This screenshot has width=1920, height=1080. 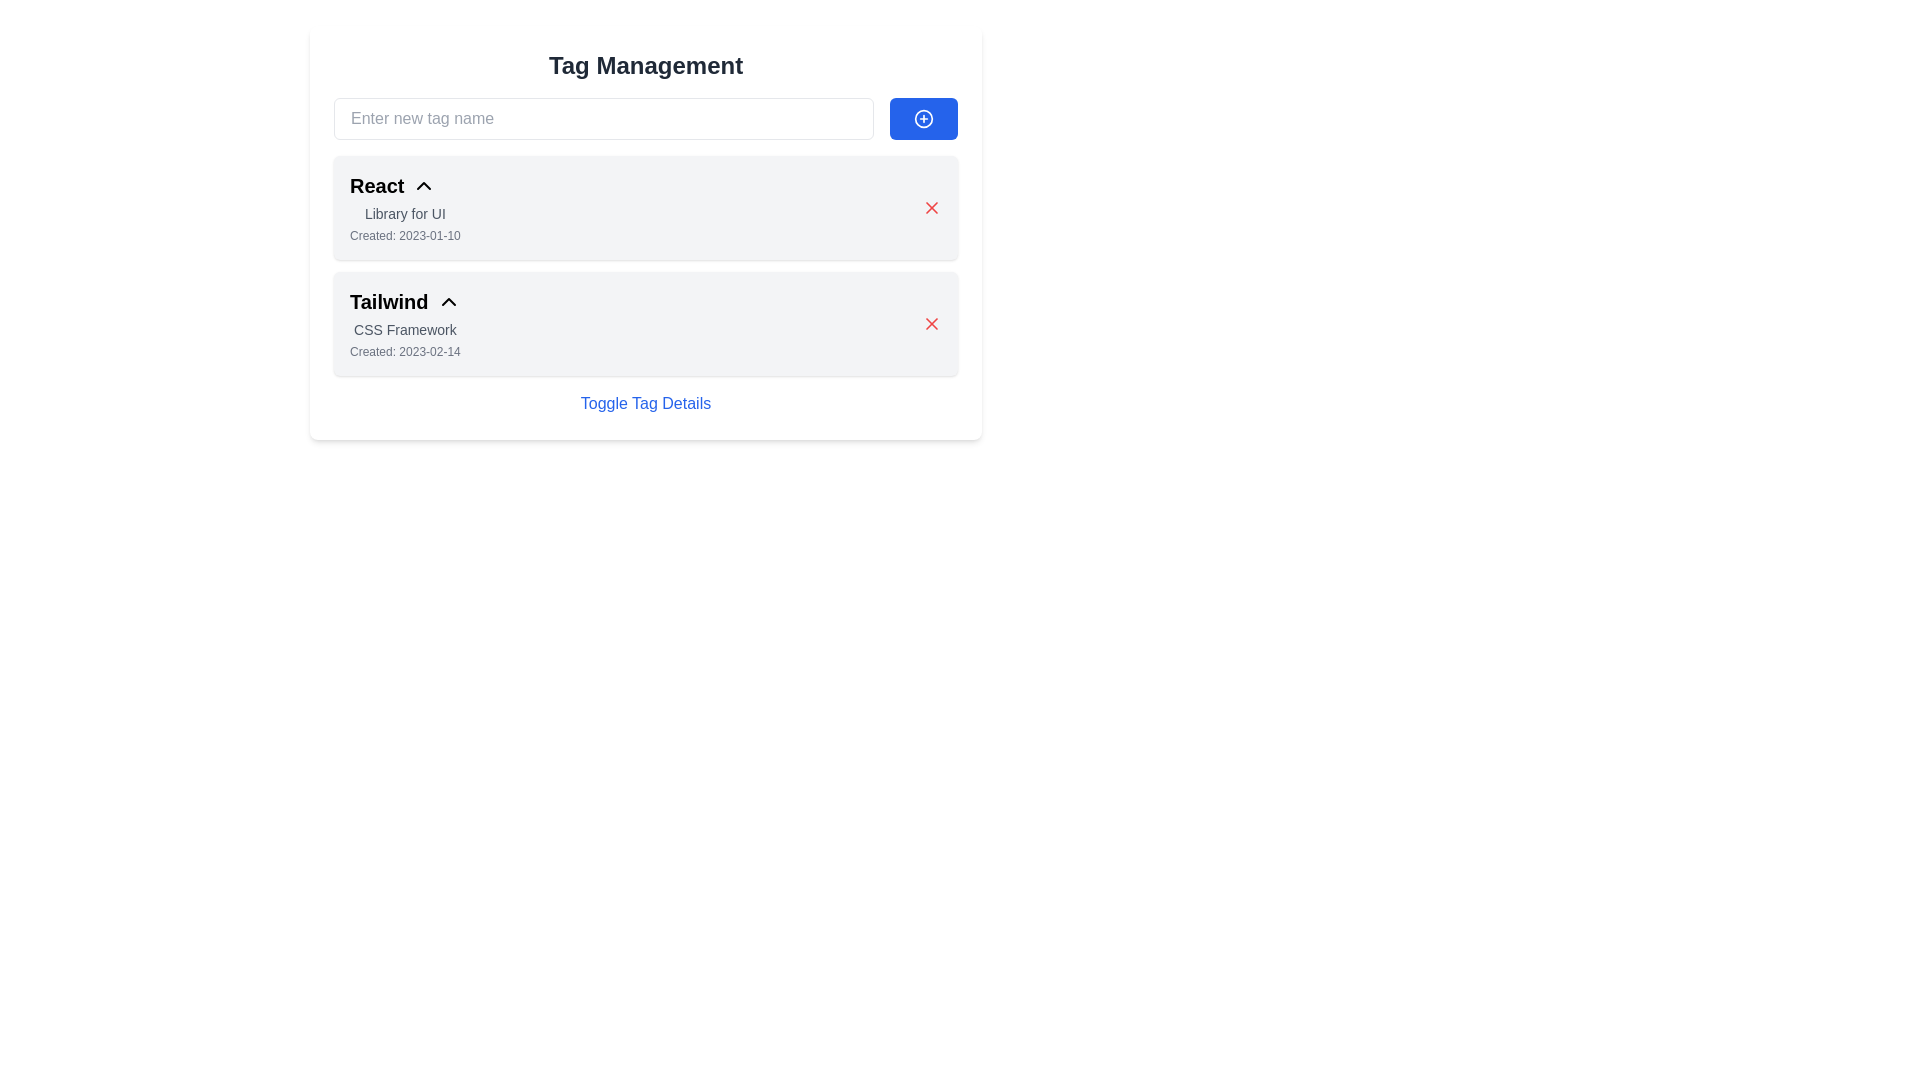 What do you see at coordinates (930, 323) in the screenshot?
I see `the delete button for the 'TailwindCSS Framework' item to change its color` at bounding box center [930, 323].